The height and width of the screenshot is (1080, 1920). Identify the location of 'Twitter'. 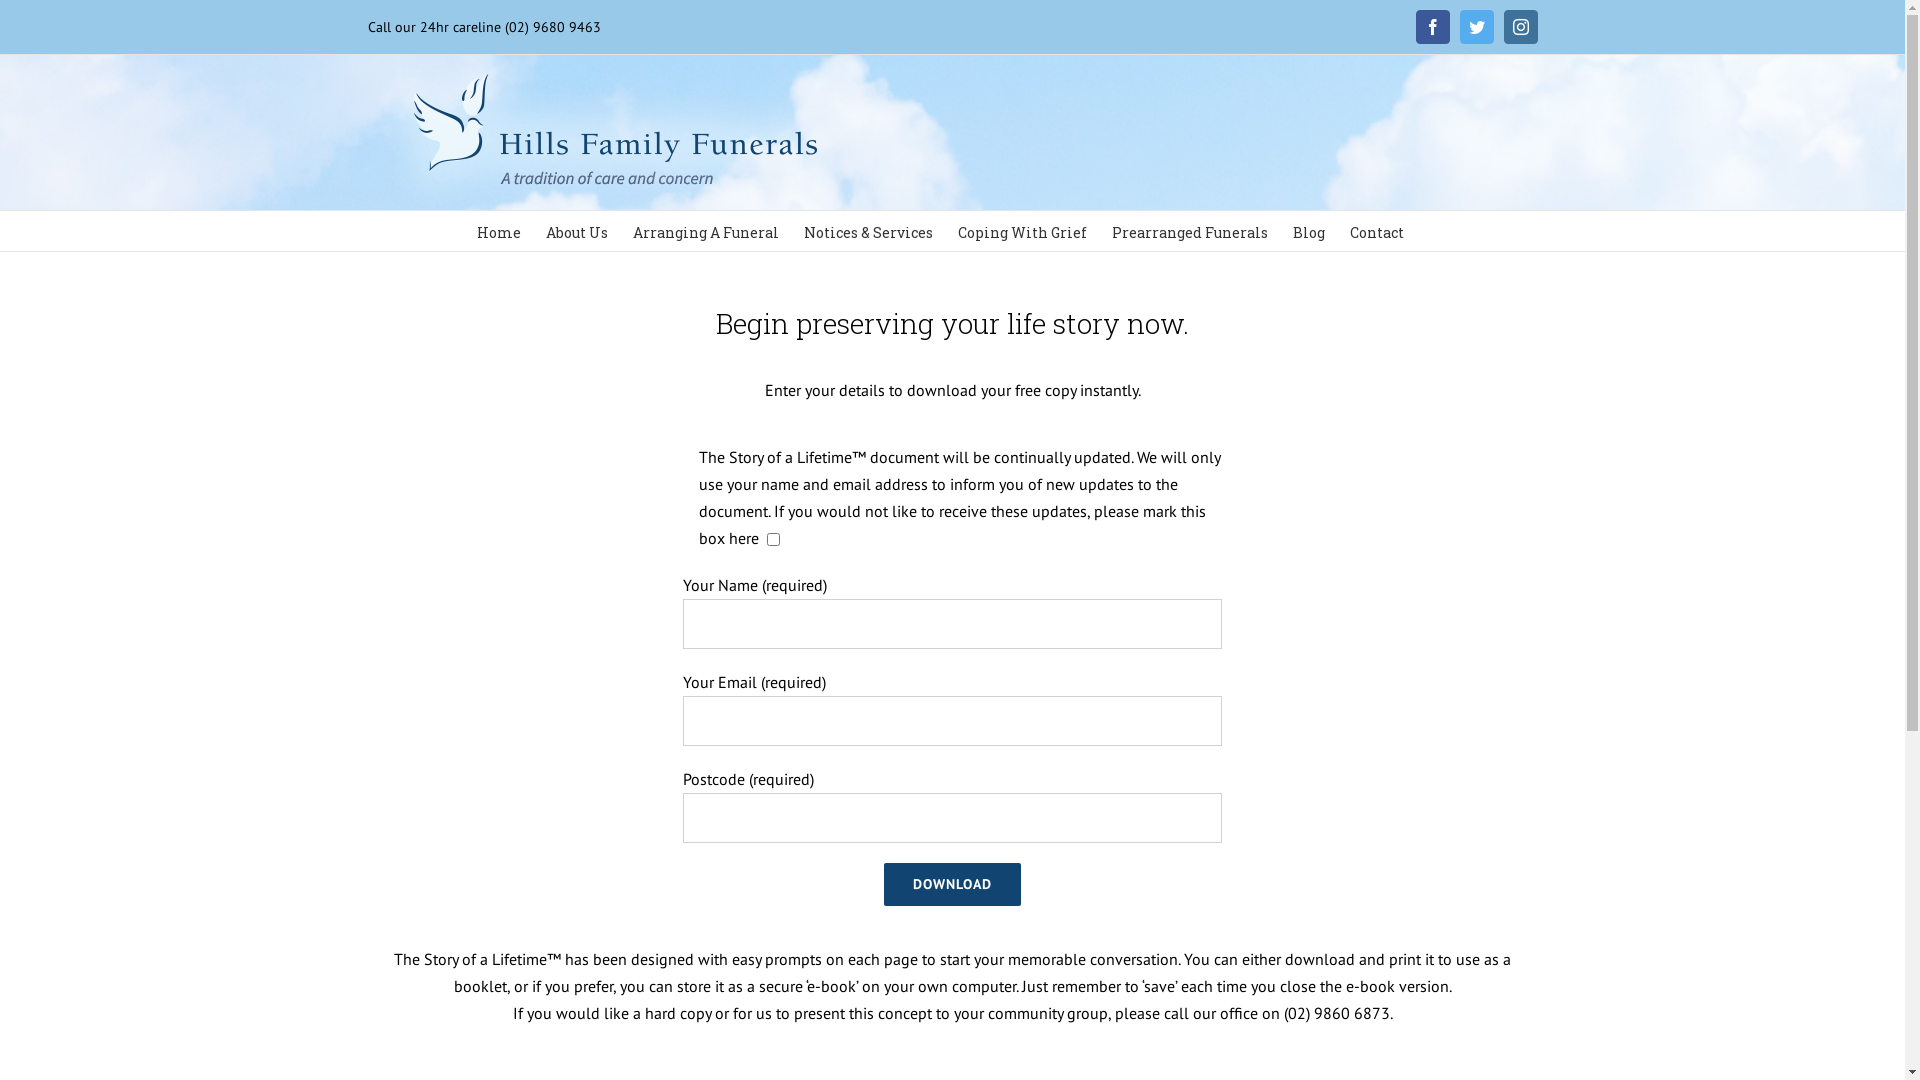
(1477, 27).